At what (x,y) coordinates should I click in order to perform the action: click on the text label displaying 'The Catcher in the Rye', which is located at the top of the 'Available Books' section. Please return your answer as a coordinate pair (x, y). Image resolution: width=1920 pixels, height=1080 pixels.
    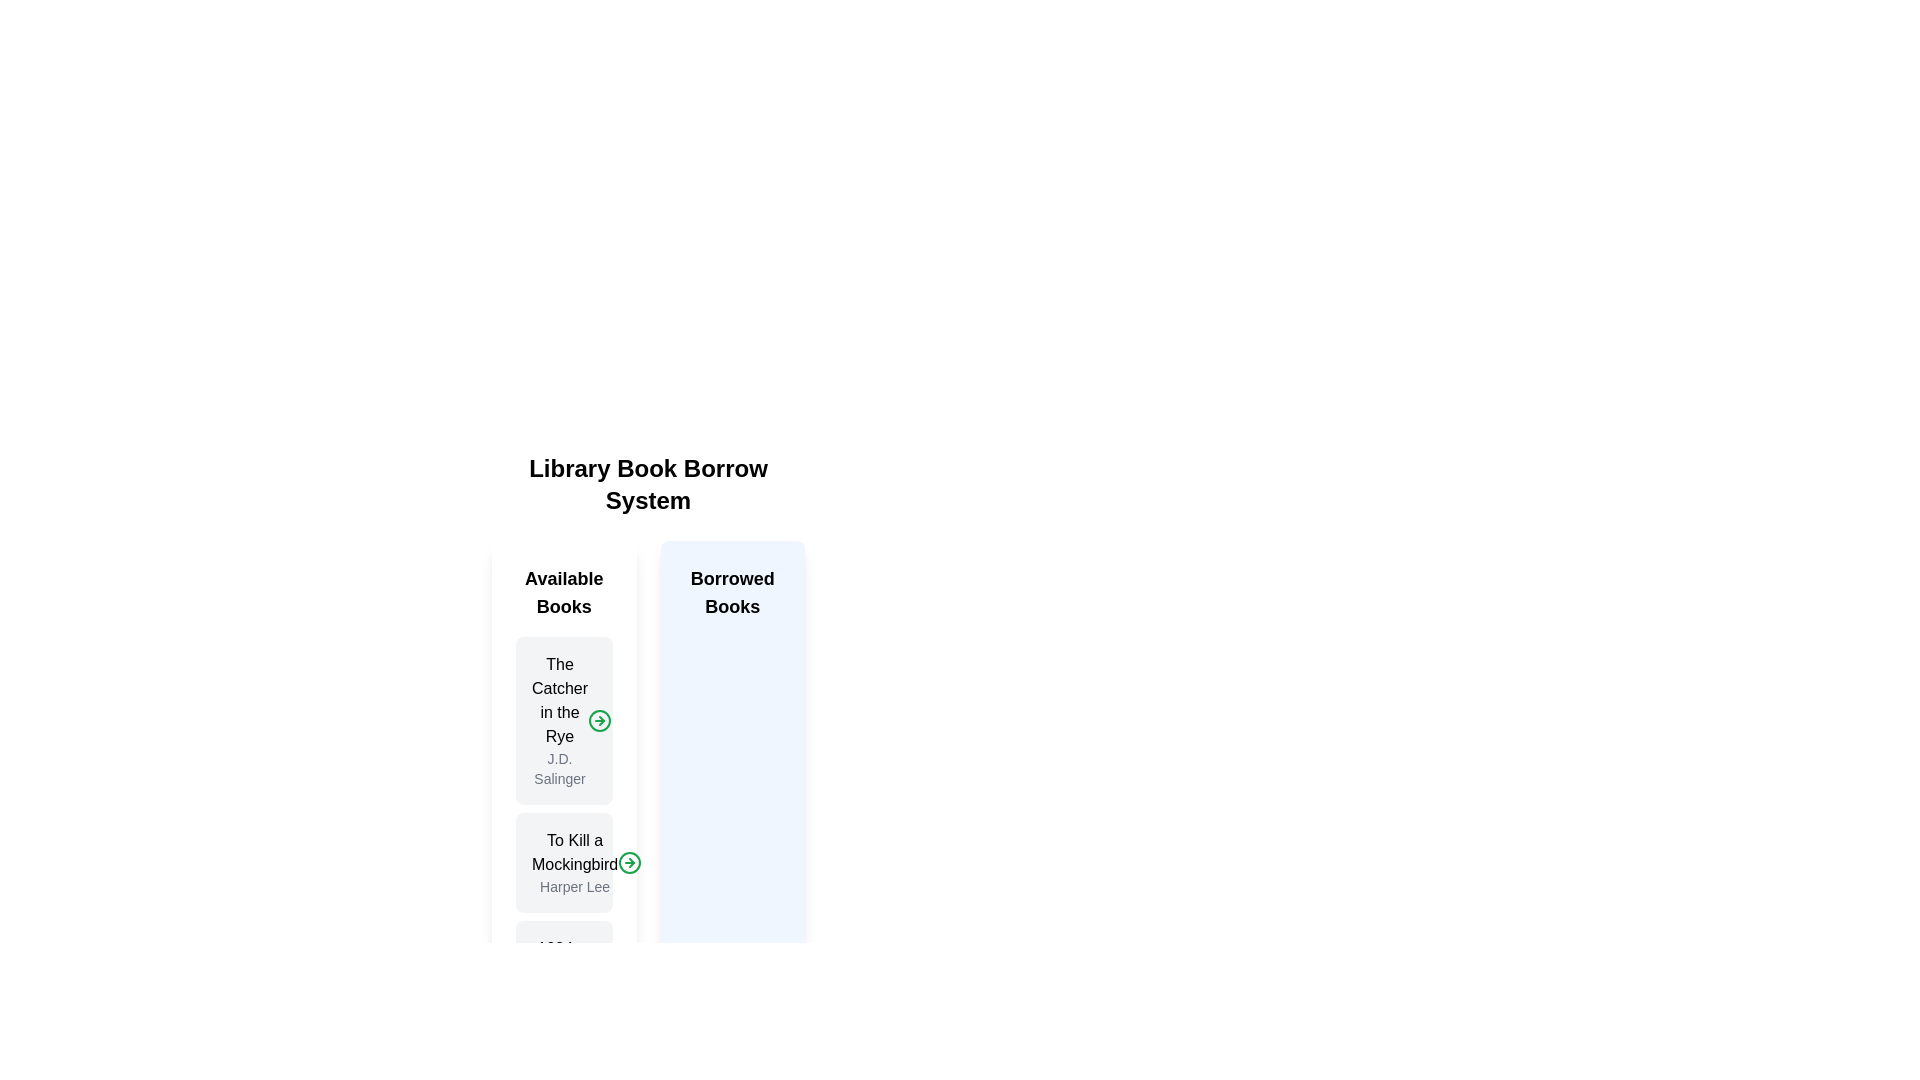
    Looking at the image, I should click on (560, 700).